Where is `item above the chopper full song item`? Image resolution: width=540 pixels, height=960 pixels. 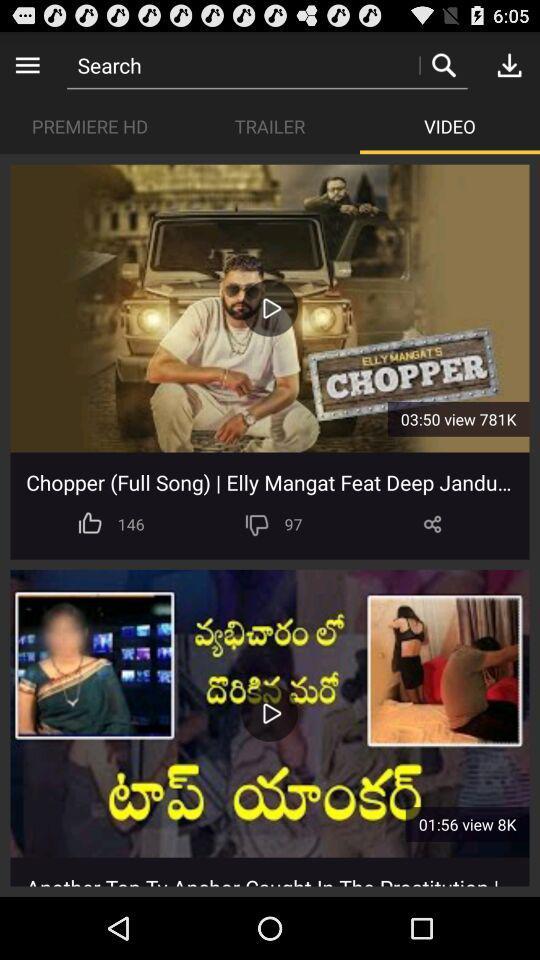 item above the chopper full song item is located at coordinates (458, 418).